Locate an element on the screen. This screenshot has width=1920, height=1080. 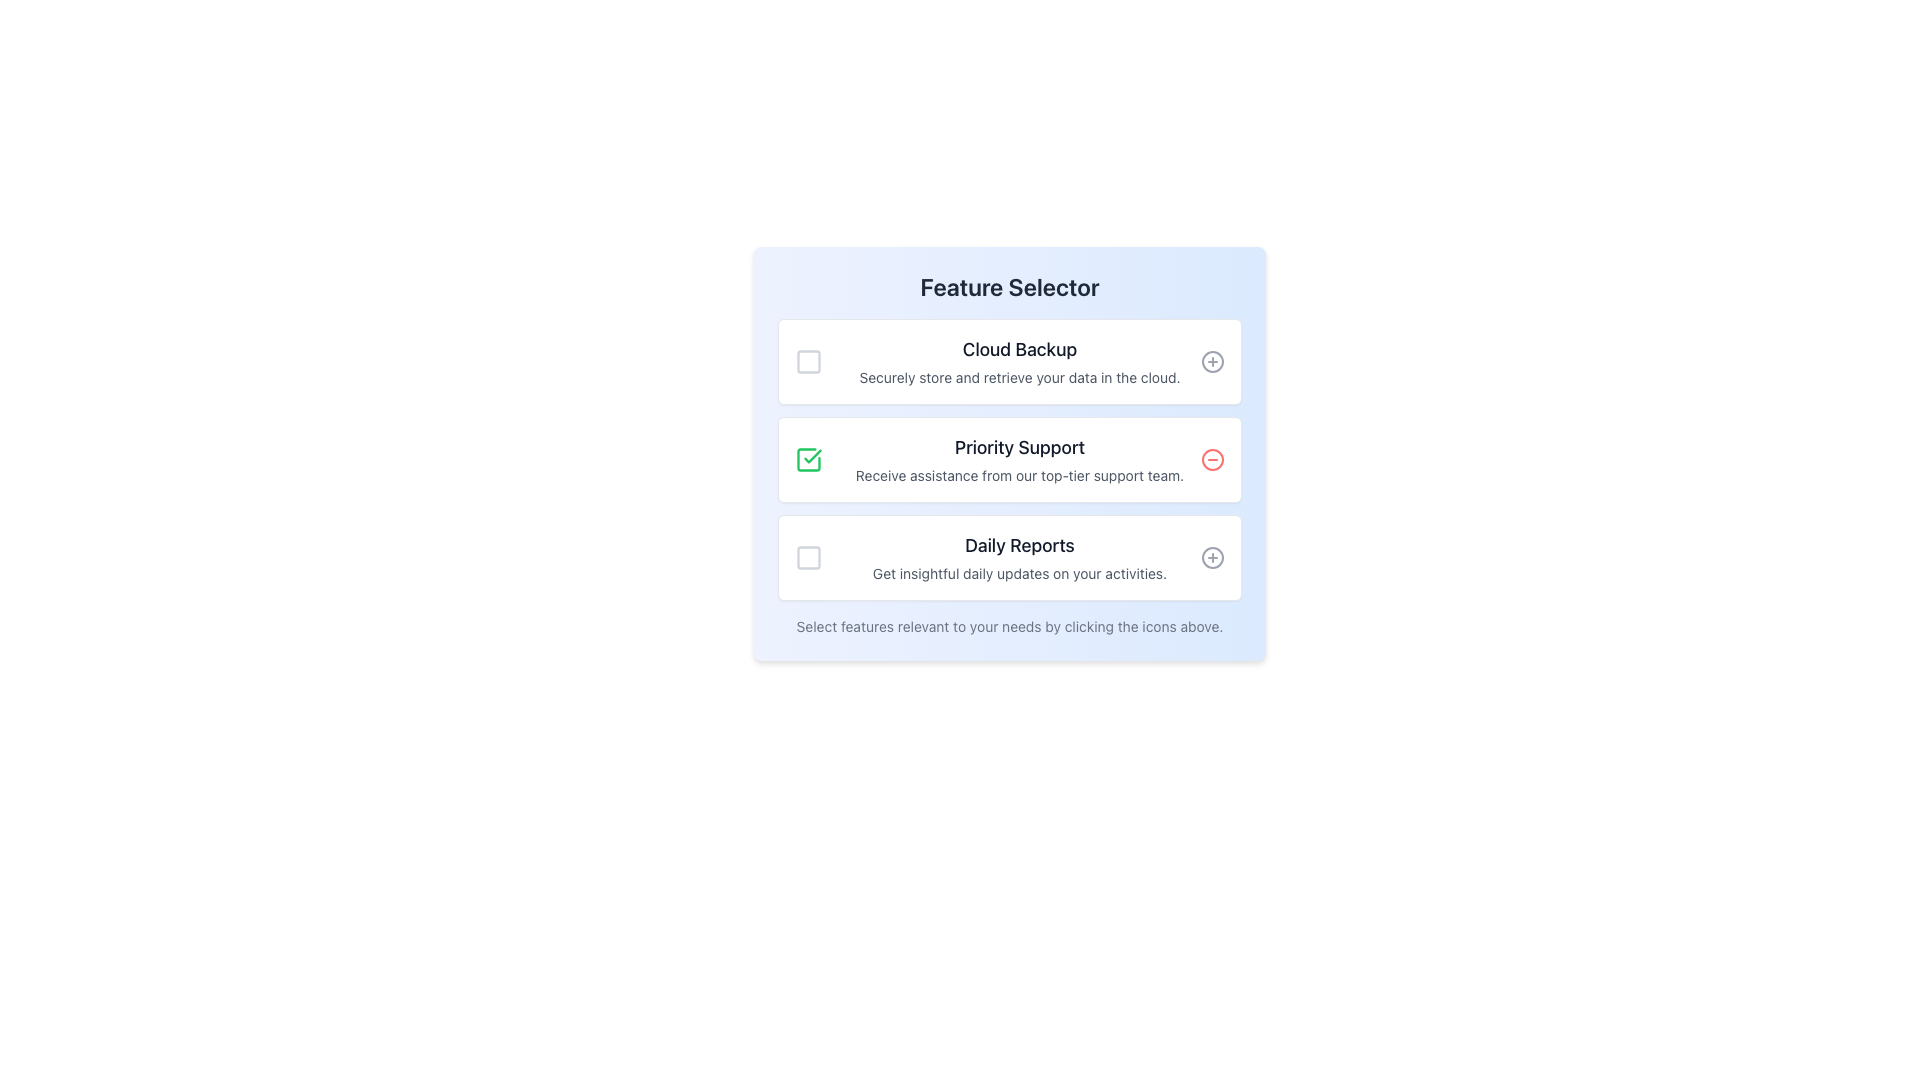
the Text Description Component titled 'Daily Reports', which includes the description 'Get insightful daily updates on your activities.' is located at coordinates (1019, 558).